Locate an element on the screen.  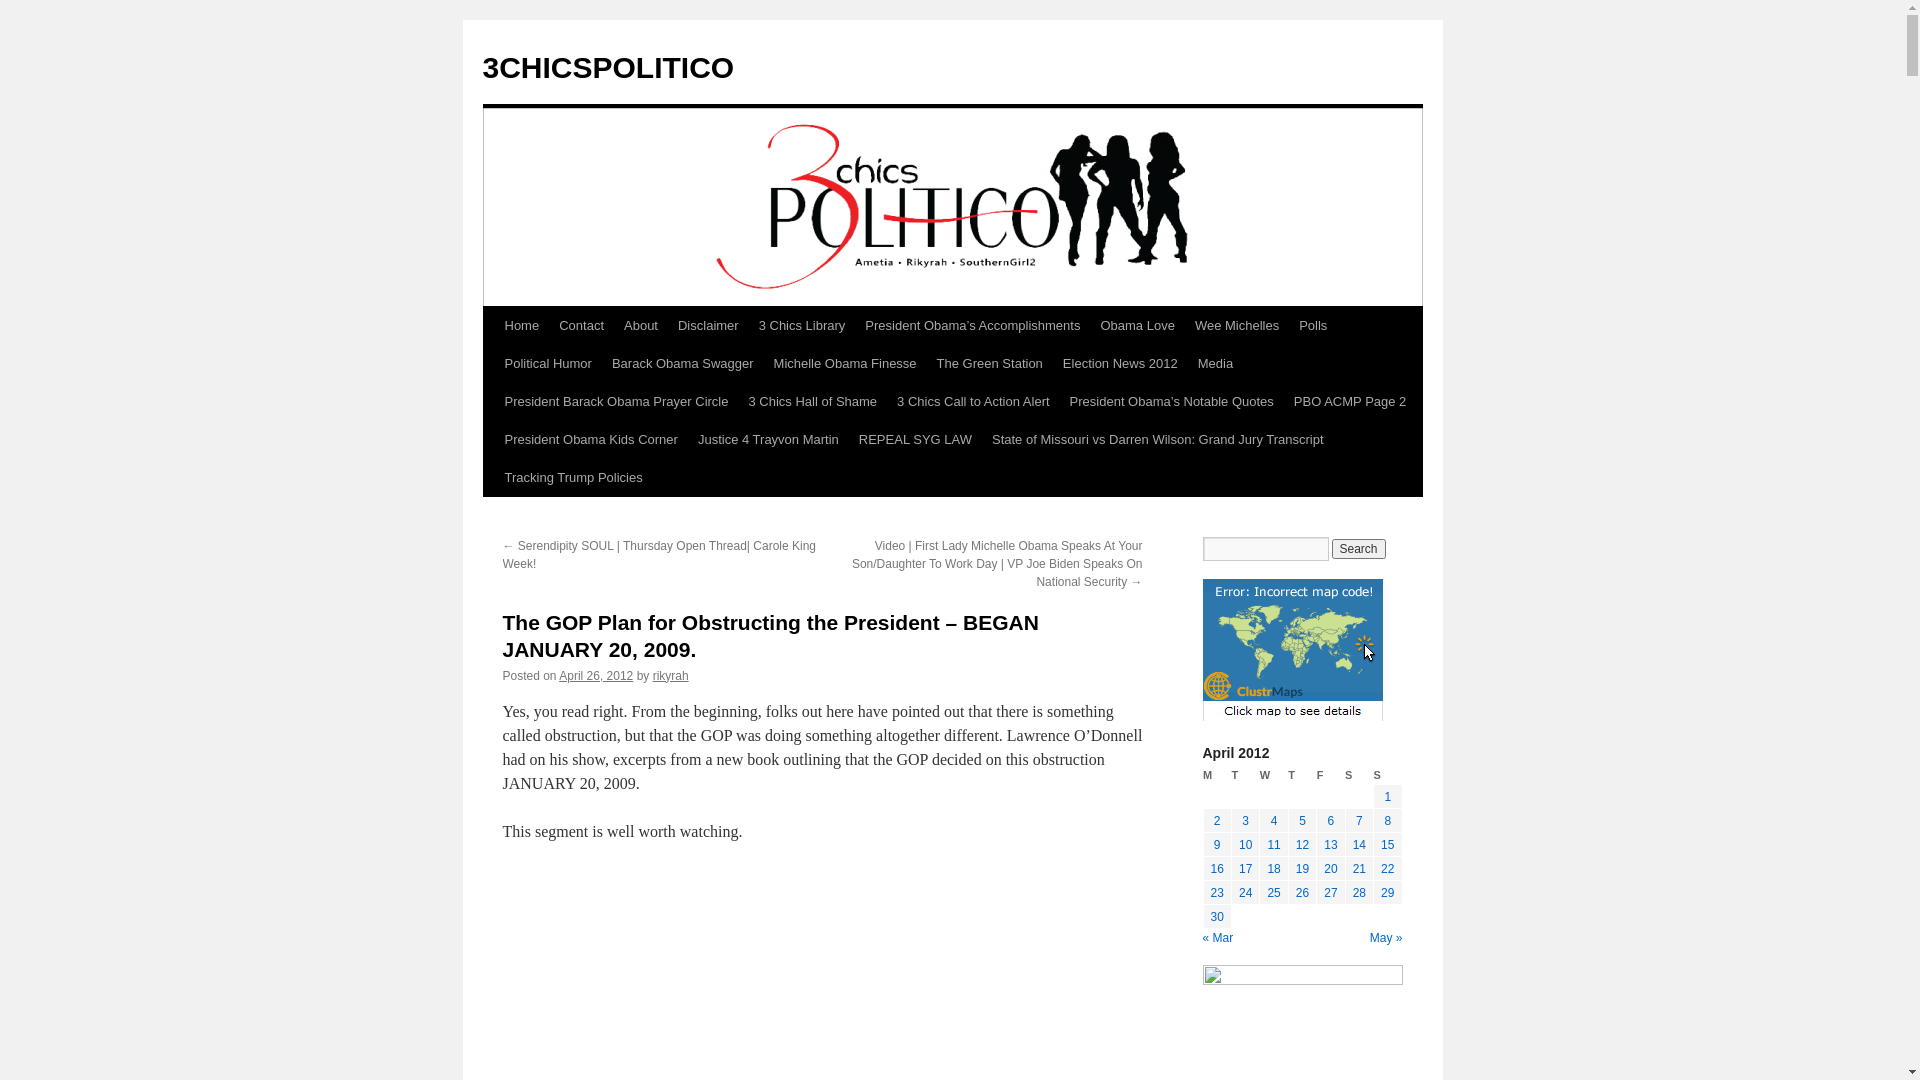
'28' is located at coordinates (1359, 892).